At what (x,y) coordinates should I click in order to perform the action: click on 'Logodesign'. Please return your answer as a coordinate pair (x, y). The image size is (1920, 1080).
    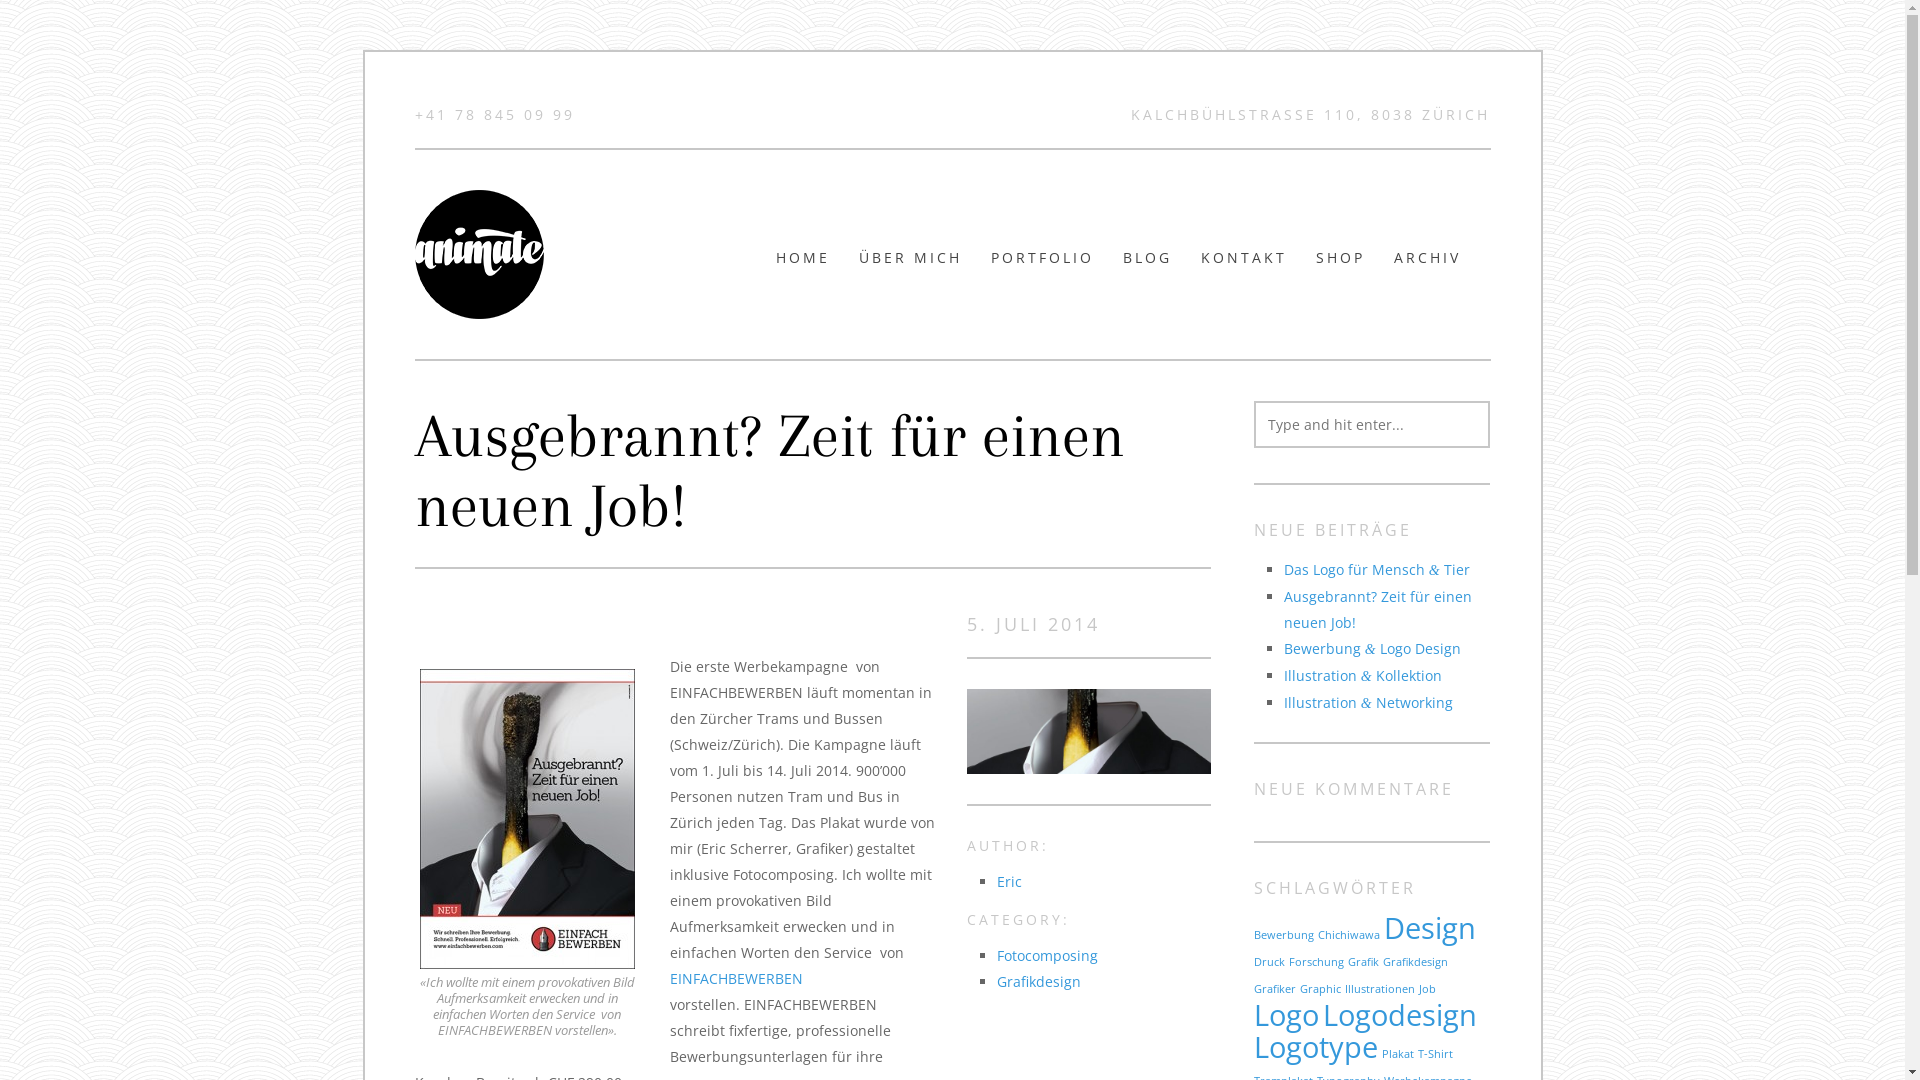
    Looking at the image, I should click on (1399, 1014).